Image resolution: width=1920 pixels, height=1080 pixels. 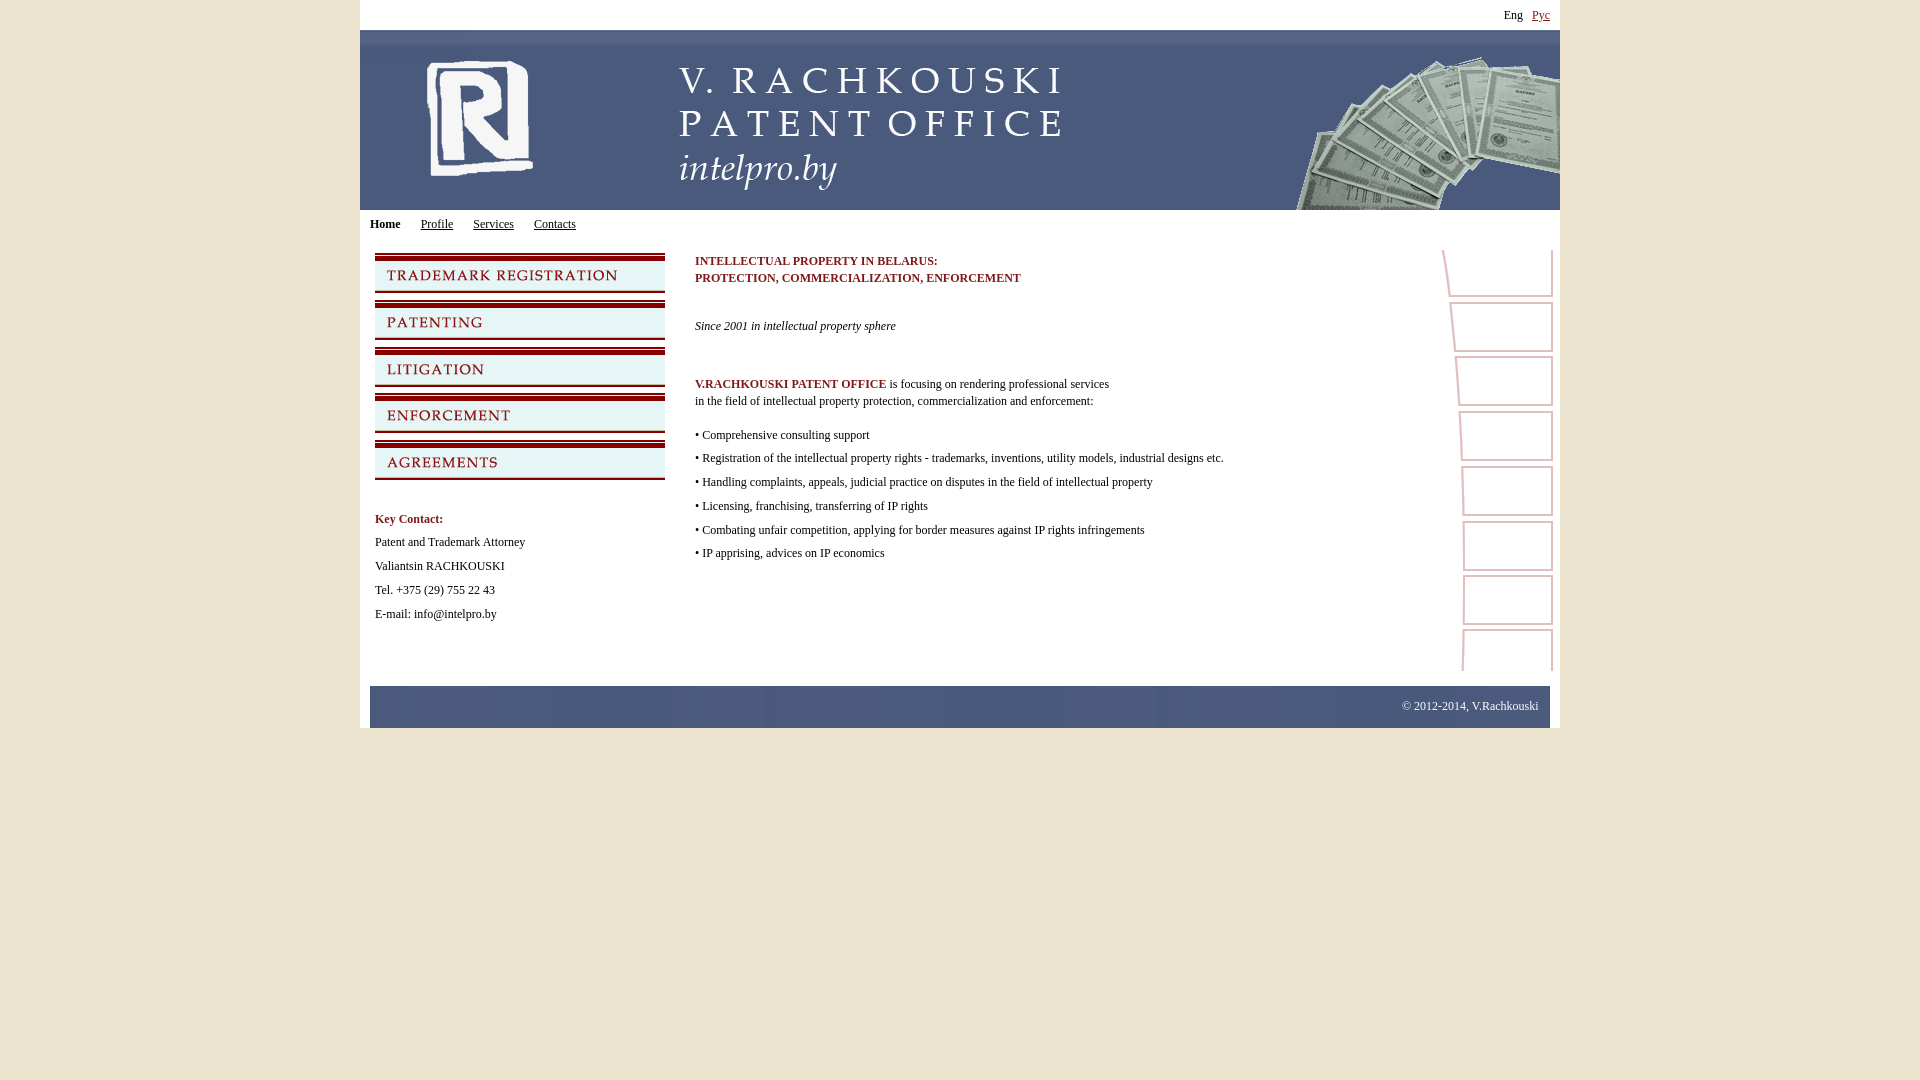 I want to click on 'Contacts', so click(x=555, y=224).